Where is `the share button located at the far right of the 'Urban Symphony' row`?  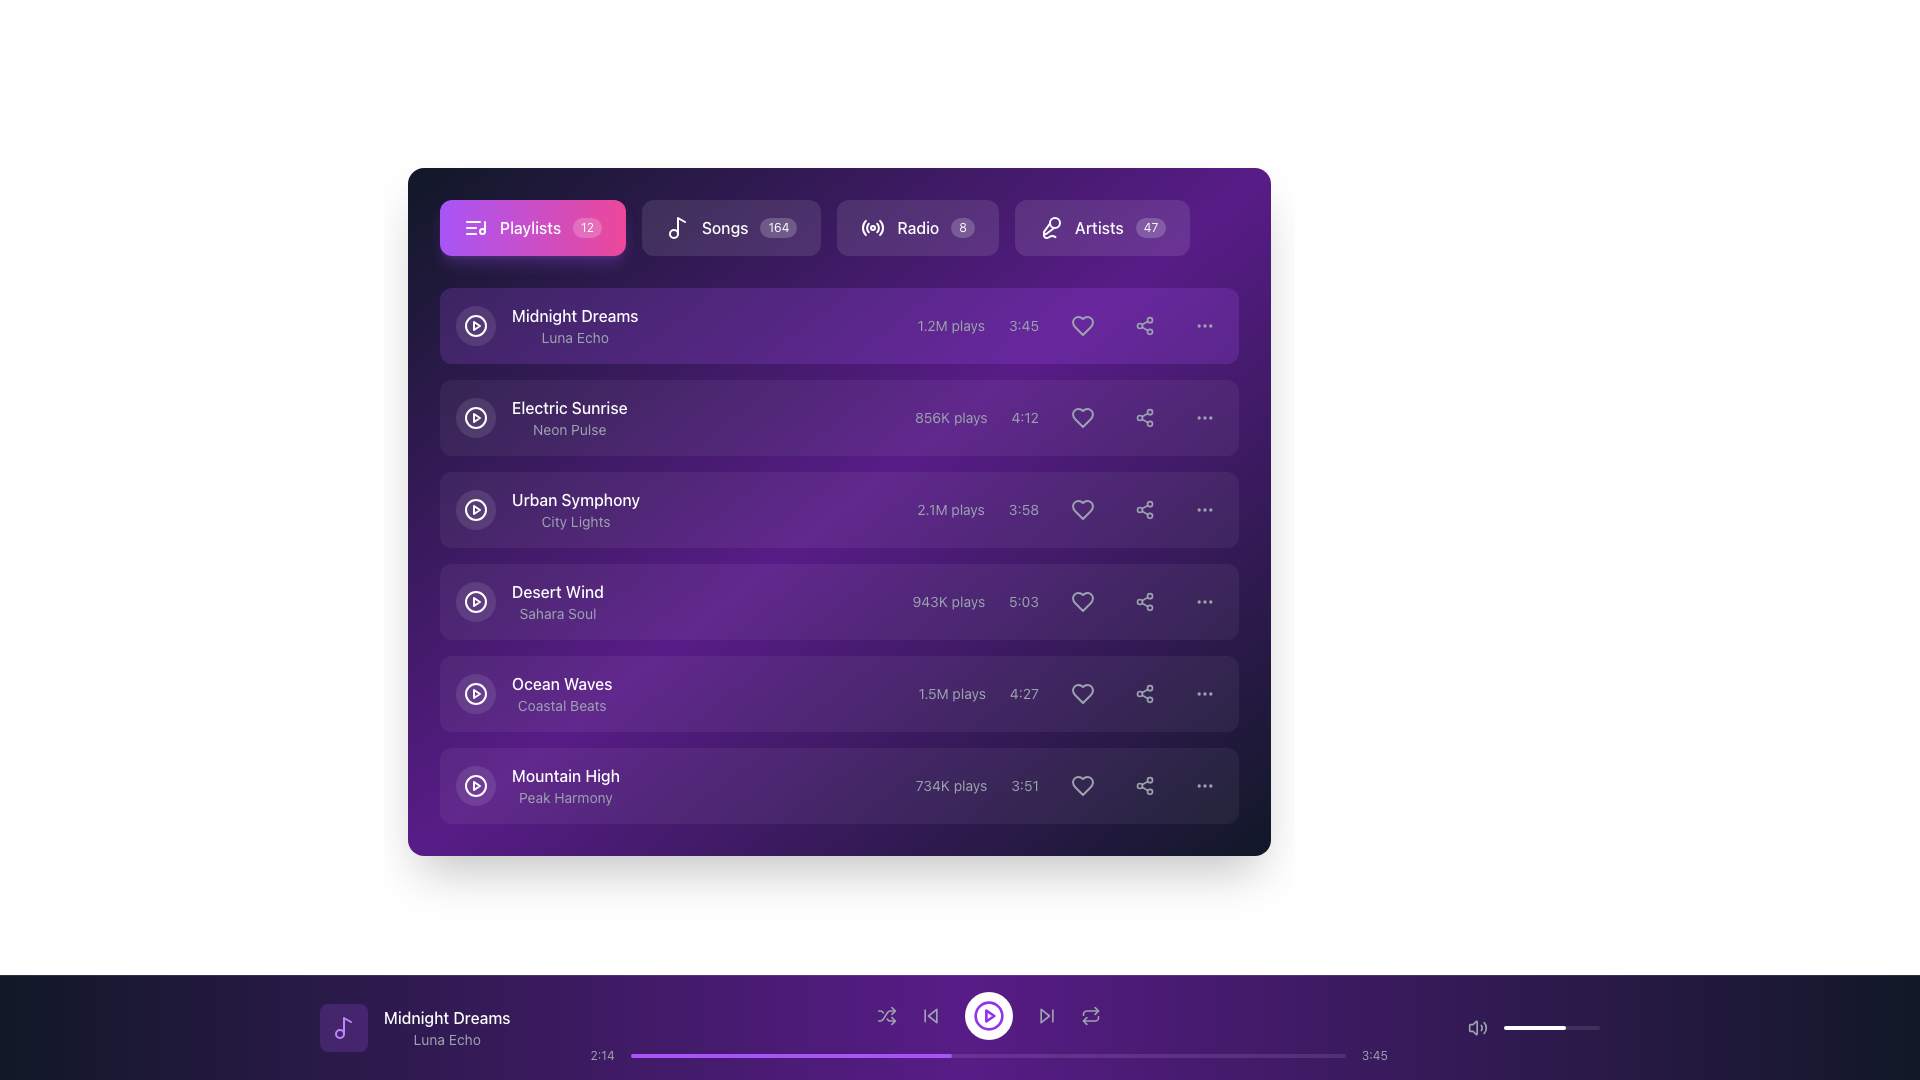
the share button located at the far right of the 'Urban Symphony' row is located at coordinates (1145, 508).